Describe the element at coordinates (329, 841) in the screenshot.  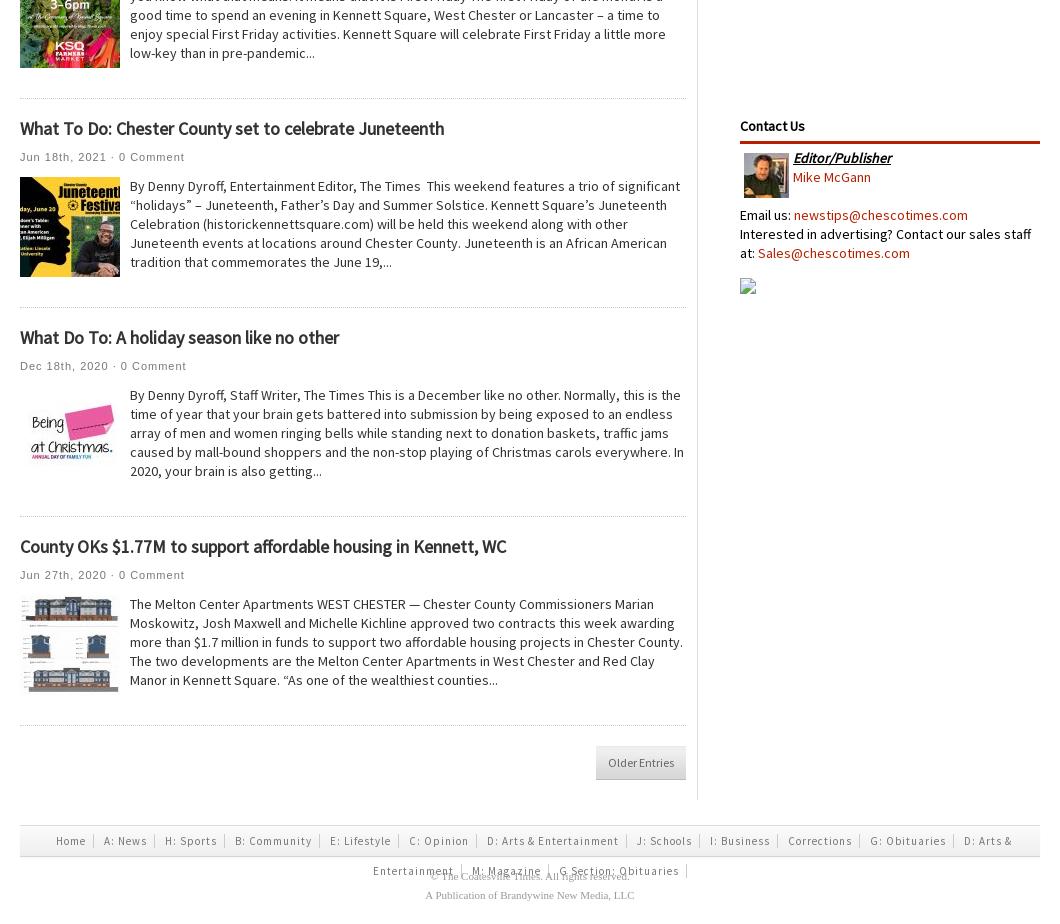
I see `'E: Lifestyle'` at that location.